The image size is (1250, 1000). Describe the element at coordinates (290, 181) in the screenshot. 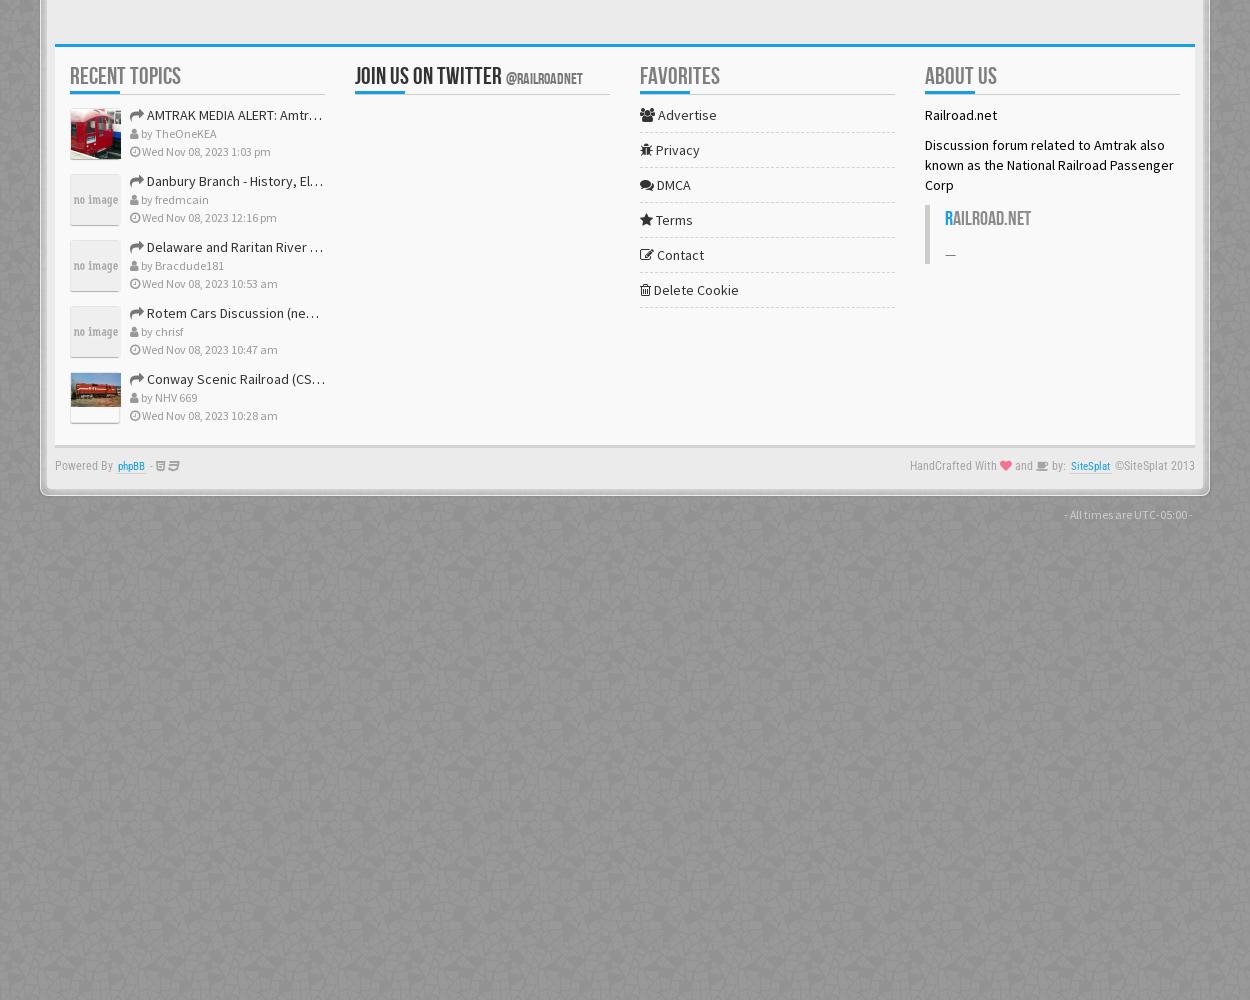

I see `'Danbury Branch - History, Electrification, Studies'` at that location.